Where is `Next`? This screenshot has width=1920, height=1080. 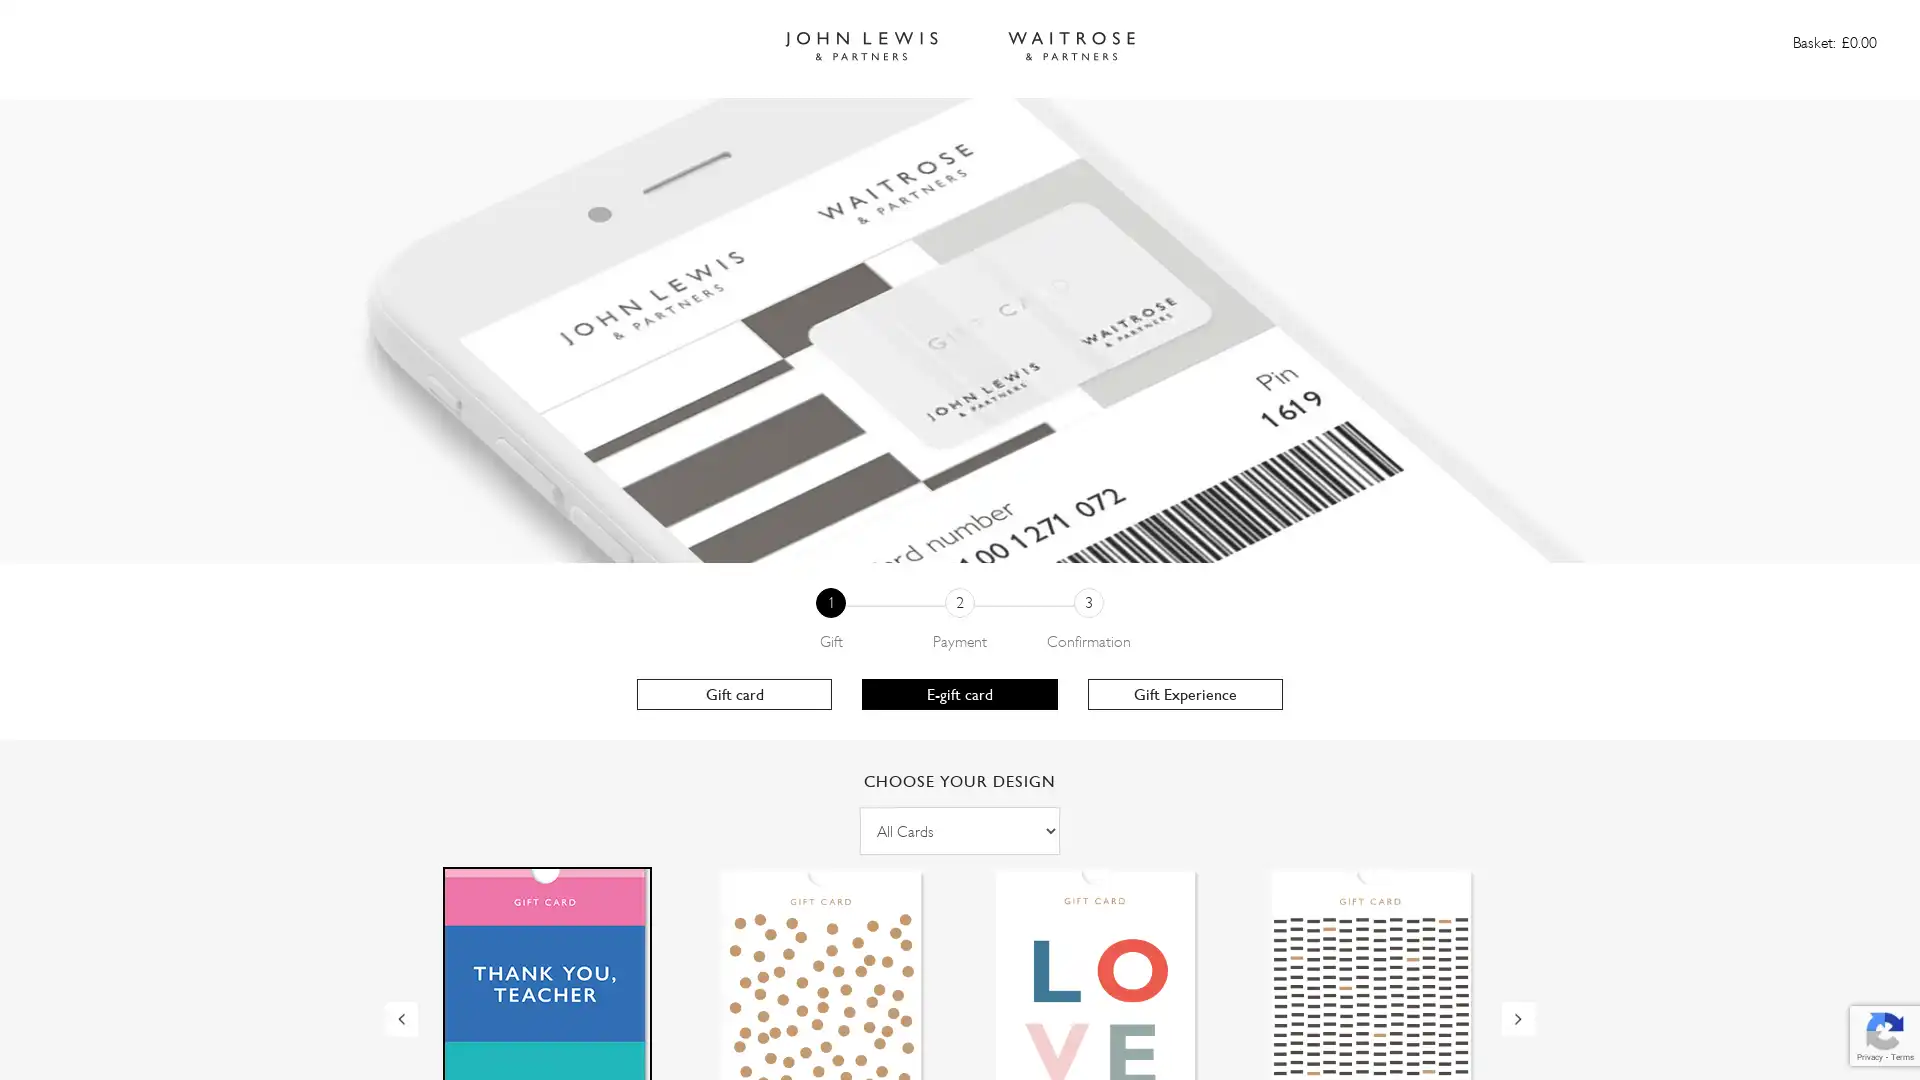 Next is located at coordinates (1518, 1018).